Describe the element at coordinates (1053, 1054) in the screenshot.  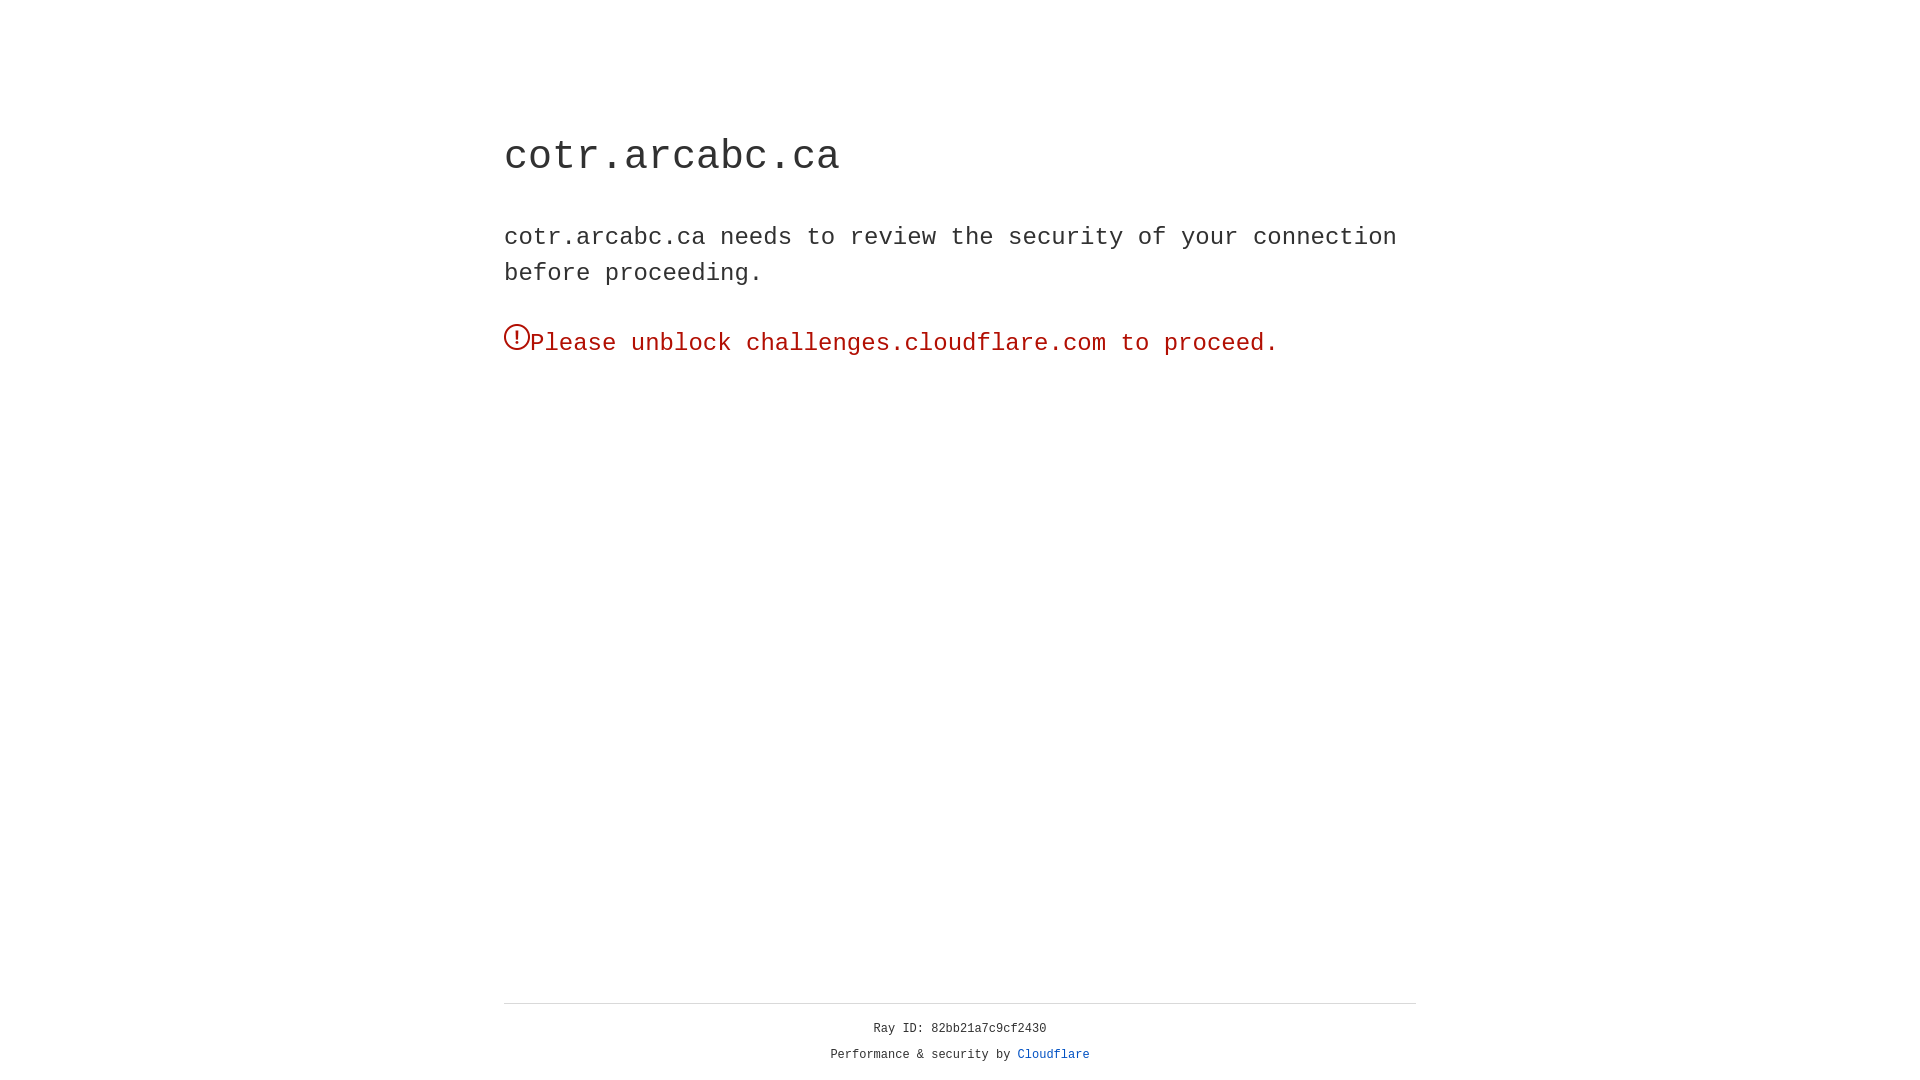
I see `'Cloudflare'` at that location.